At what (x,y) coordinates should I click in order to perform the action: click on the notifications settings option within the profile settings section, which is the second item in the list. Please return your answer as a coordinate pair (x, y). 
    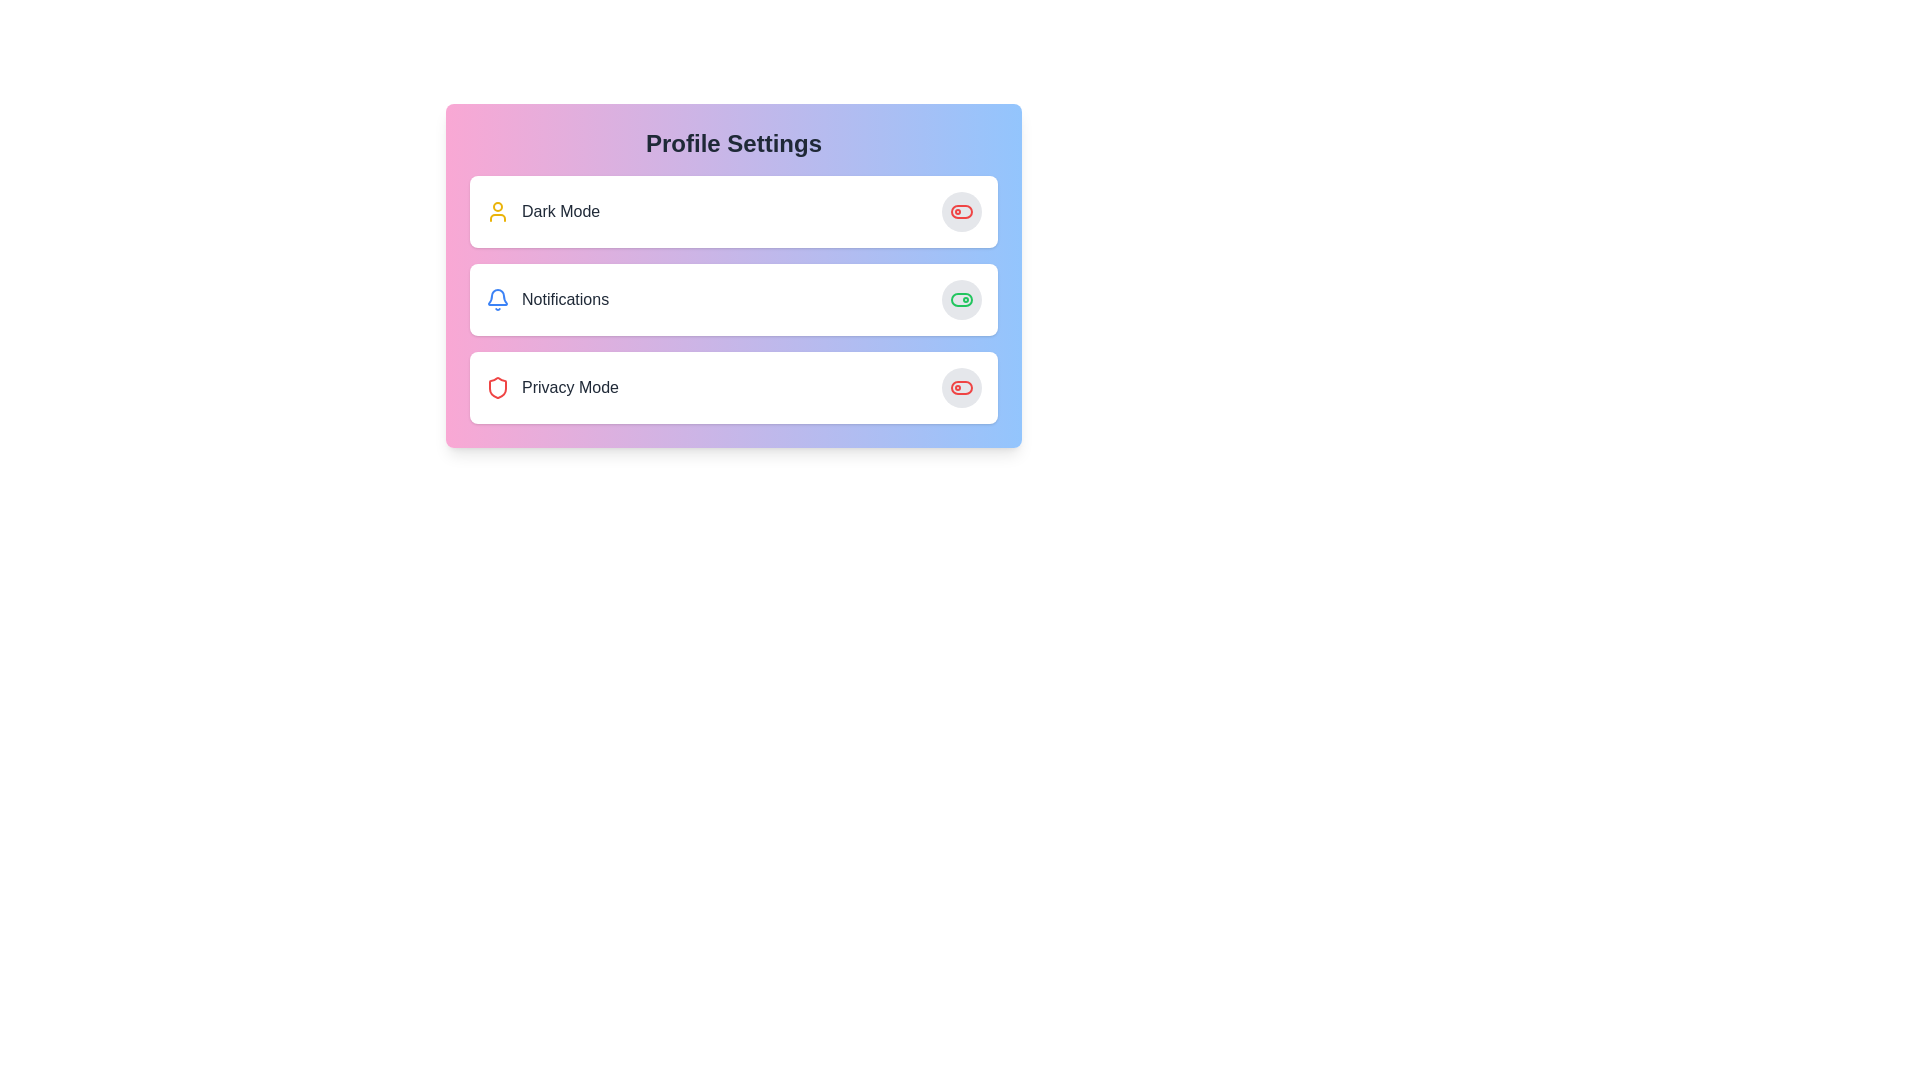
    Looking at the image, I should click on (547, 300).